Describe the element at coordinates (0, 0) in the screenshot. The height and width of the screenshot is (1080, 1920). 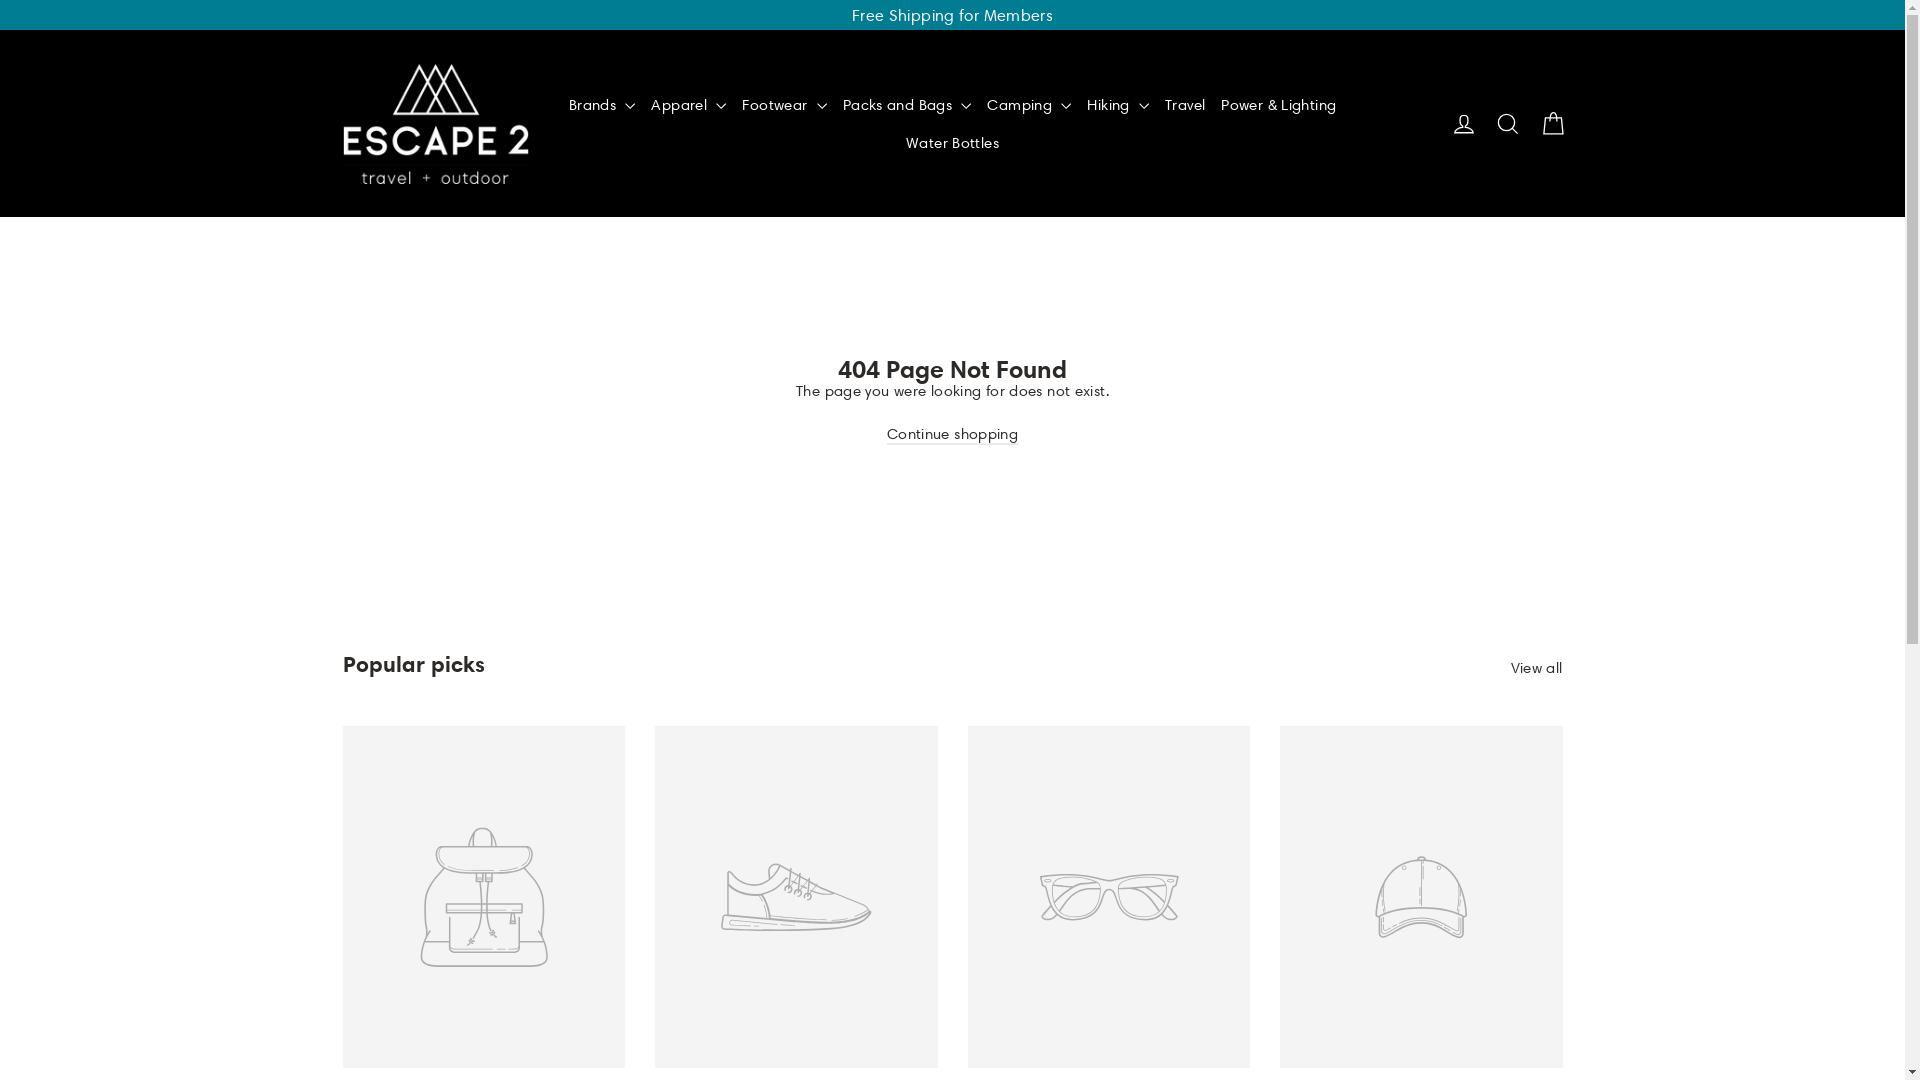
I see `'Skip to content'` at that location.